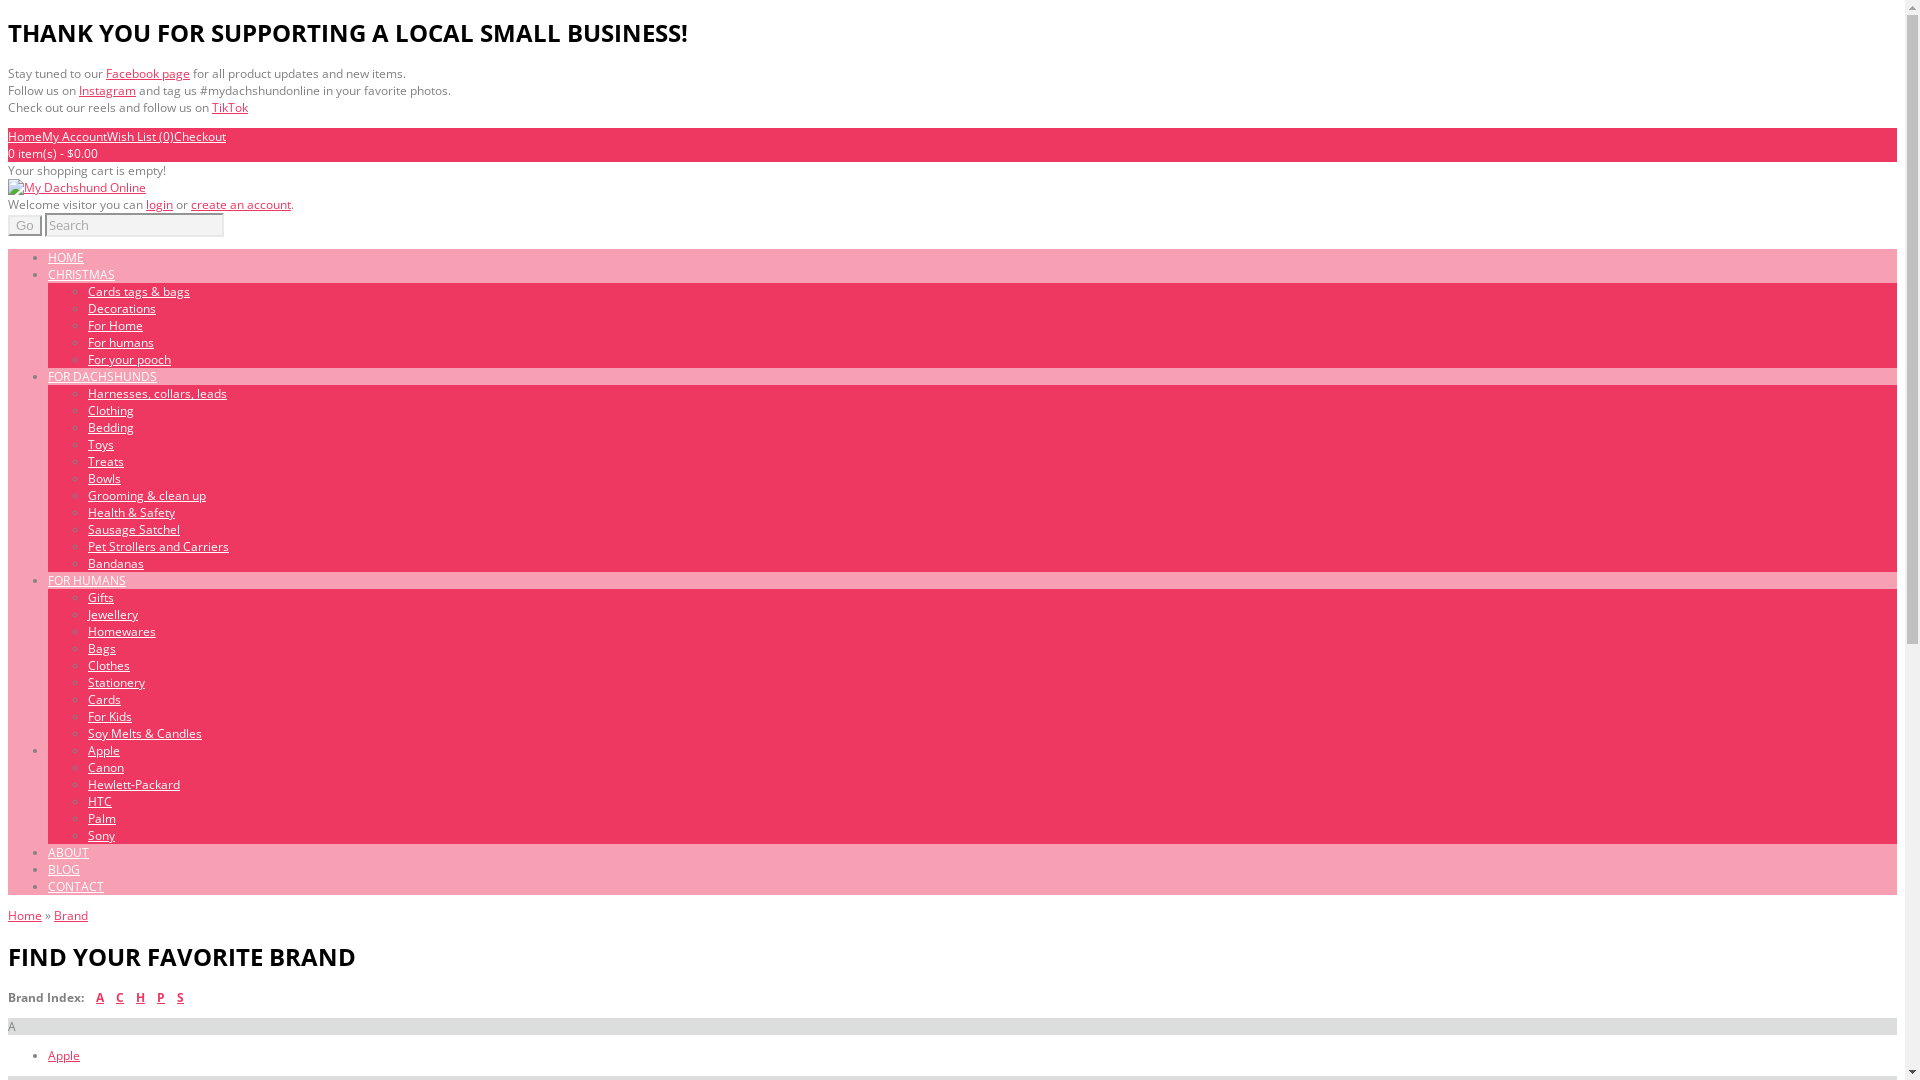  Describe the element at coordinates (86, 818) in the screenshot. I see `'Palm'` at that location.